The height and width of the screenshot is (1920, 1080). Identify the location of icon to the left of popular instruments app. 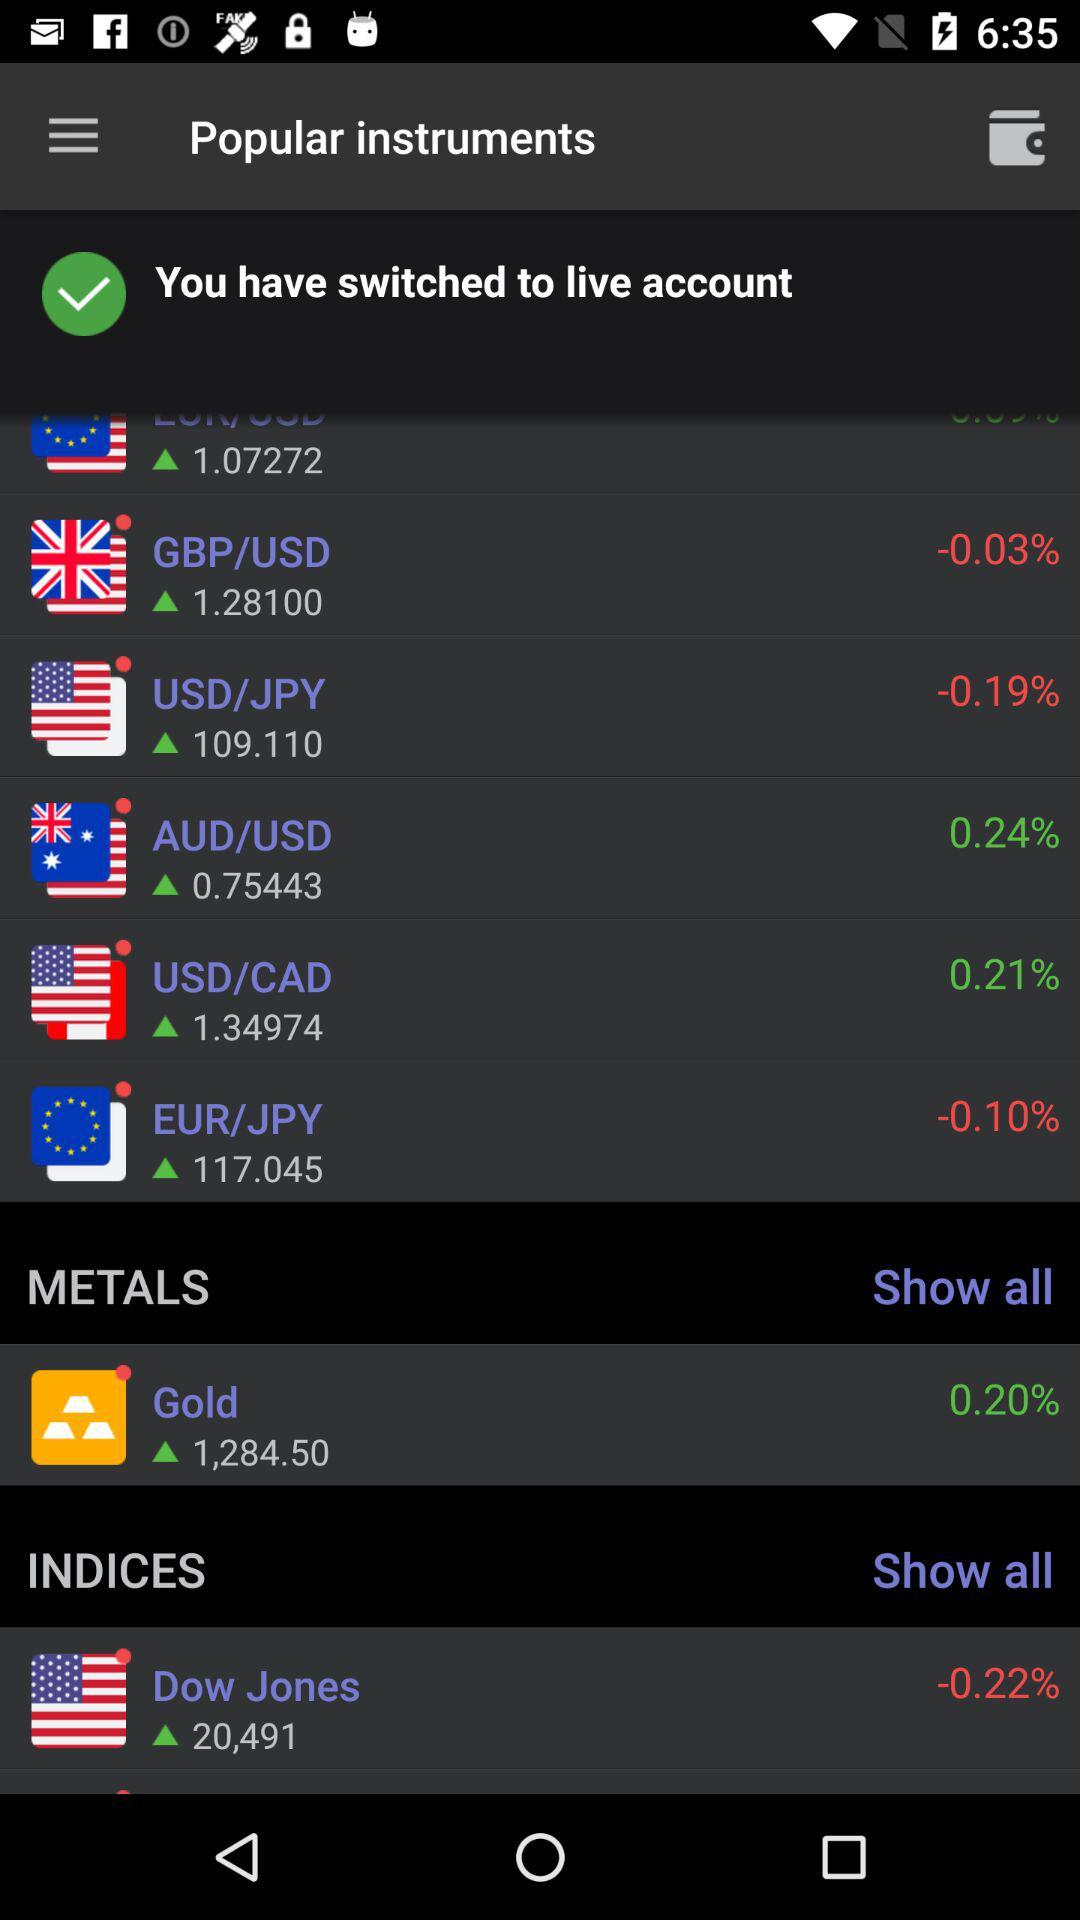
(72, 135).